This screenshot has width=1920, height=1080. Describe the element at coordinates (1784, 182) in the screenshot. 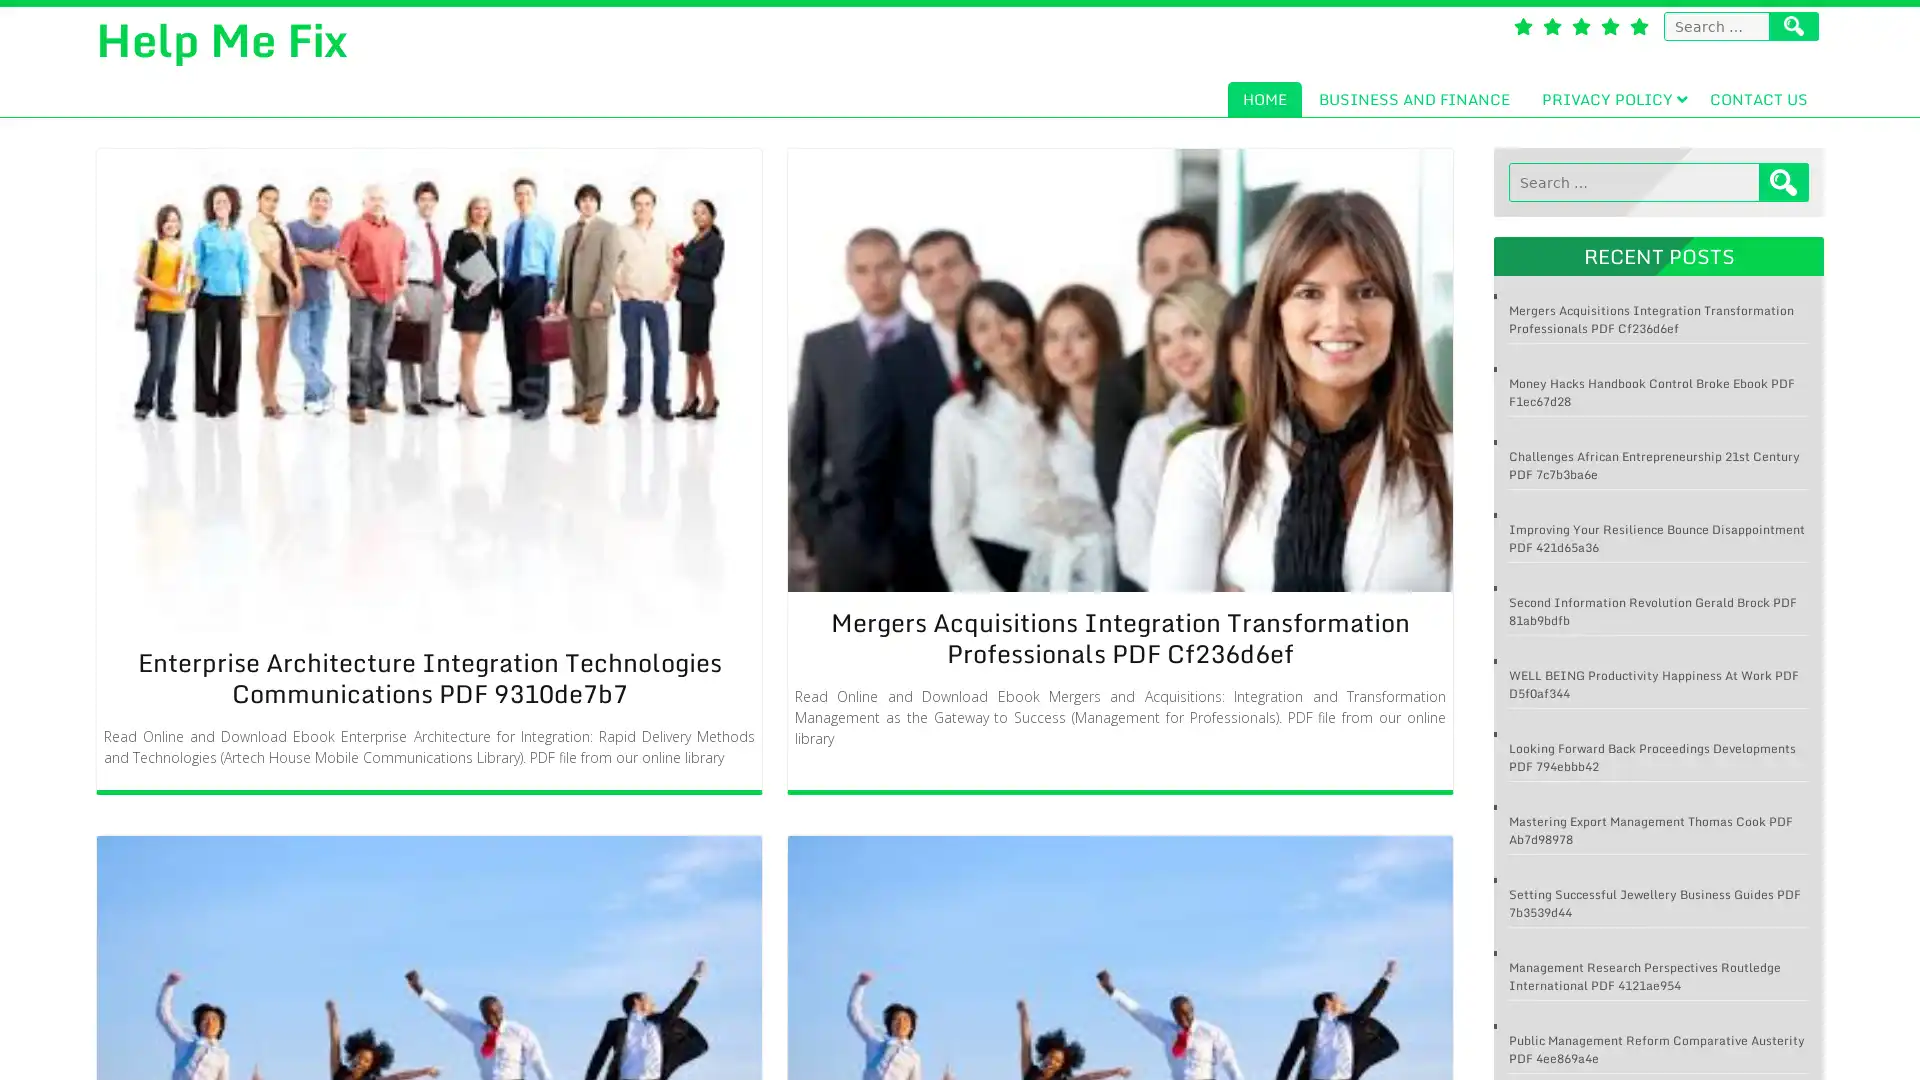

I see `Search` at that location.